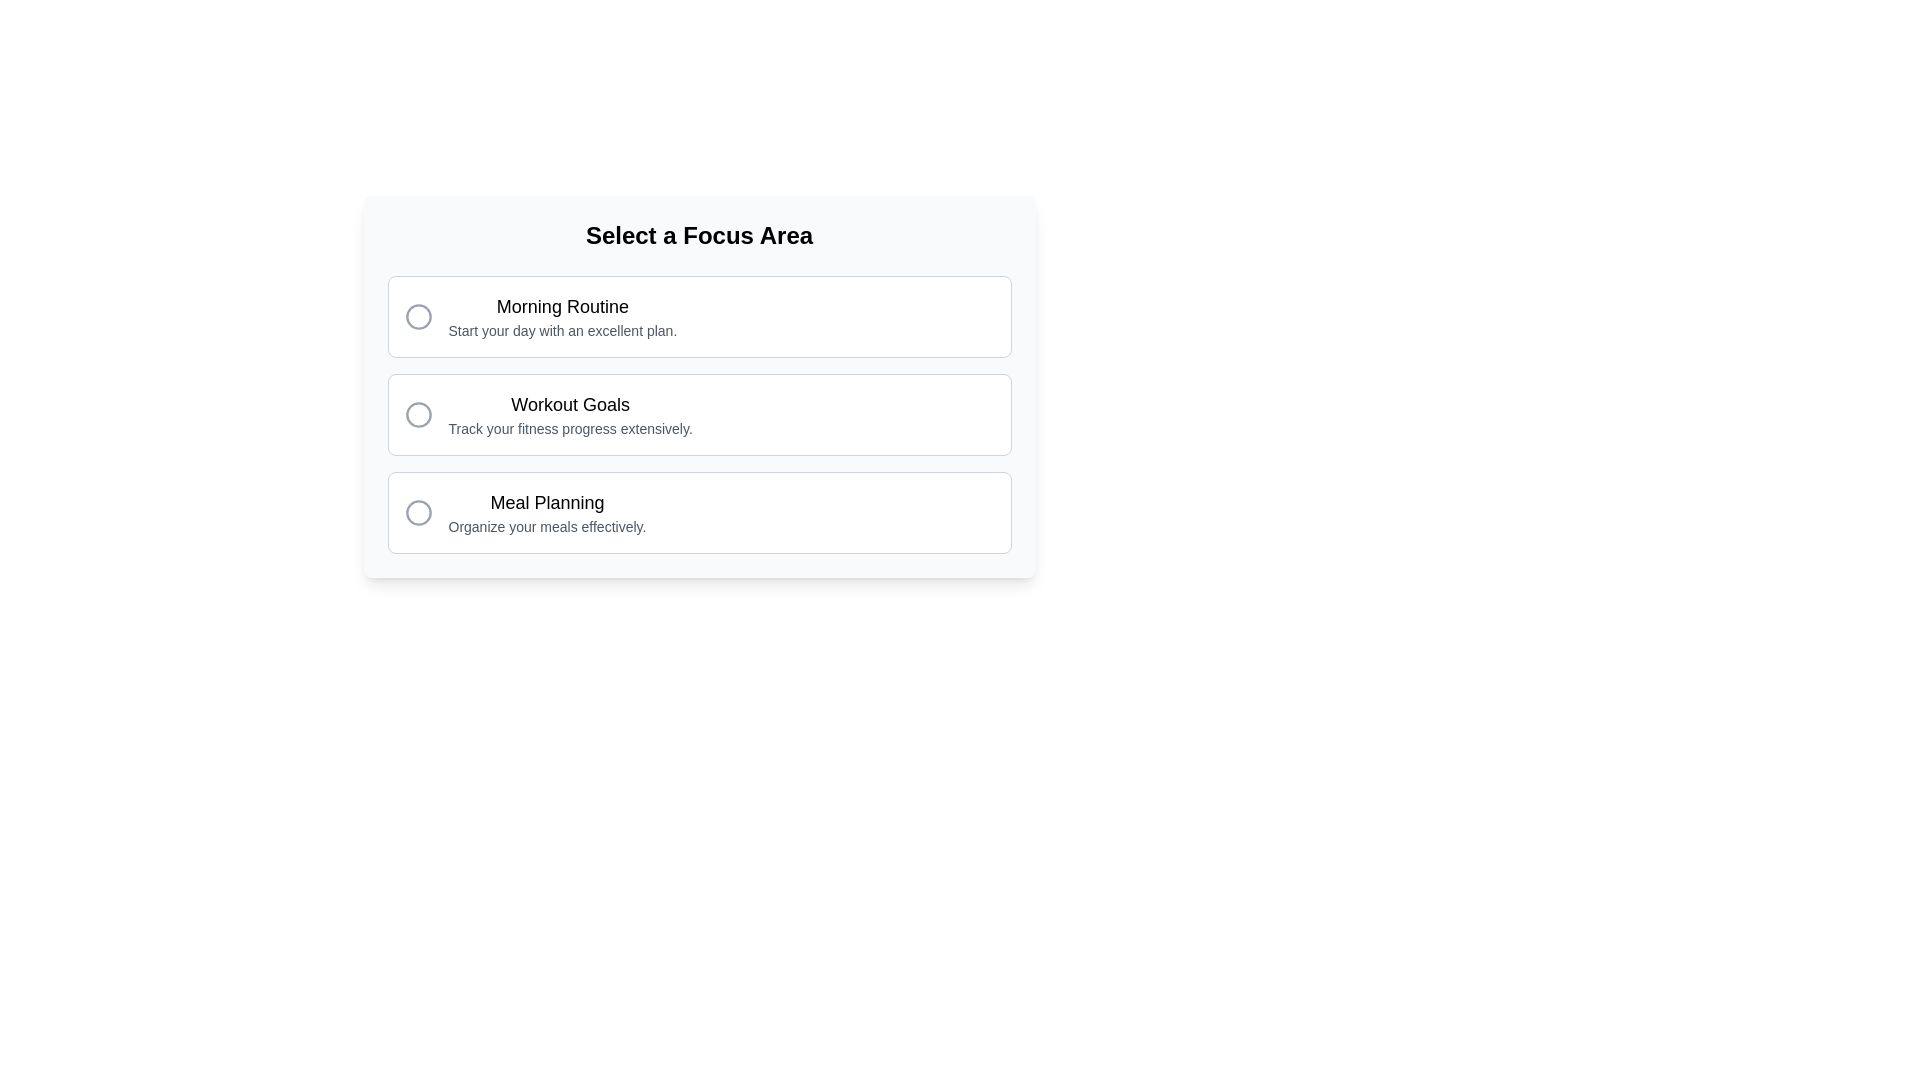 This screenshot has width=1920, height=1080. I want to click on the prominently displayed bold text 'Morning Routine' in the top option of the vertically stacked selection menu, located just above the description 'Start your day with an excellent plan.', so click(561, 307).